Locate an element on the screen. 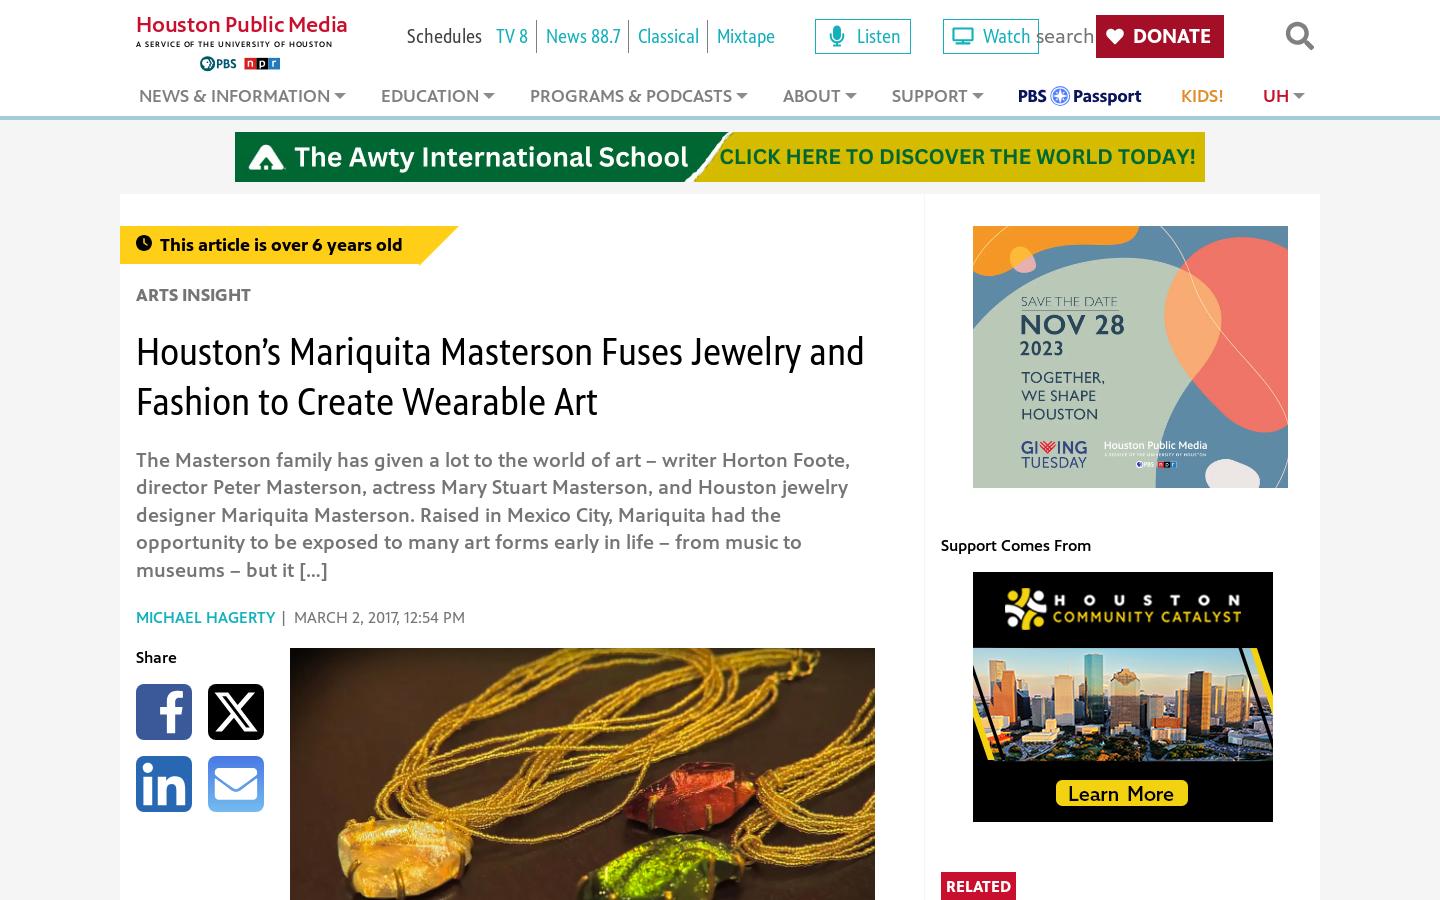  'Arts InSight' is located at coordinates (193, 294).